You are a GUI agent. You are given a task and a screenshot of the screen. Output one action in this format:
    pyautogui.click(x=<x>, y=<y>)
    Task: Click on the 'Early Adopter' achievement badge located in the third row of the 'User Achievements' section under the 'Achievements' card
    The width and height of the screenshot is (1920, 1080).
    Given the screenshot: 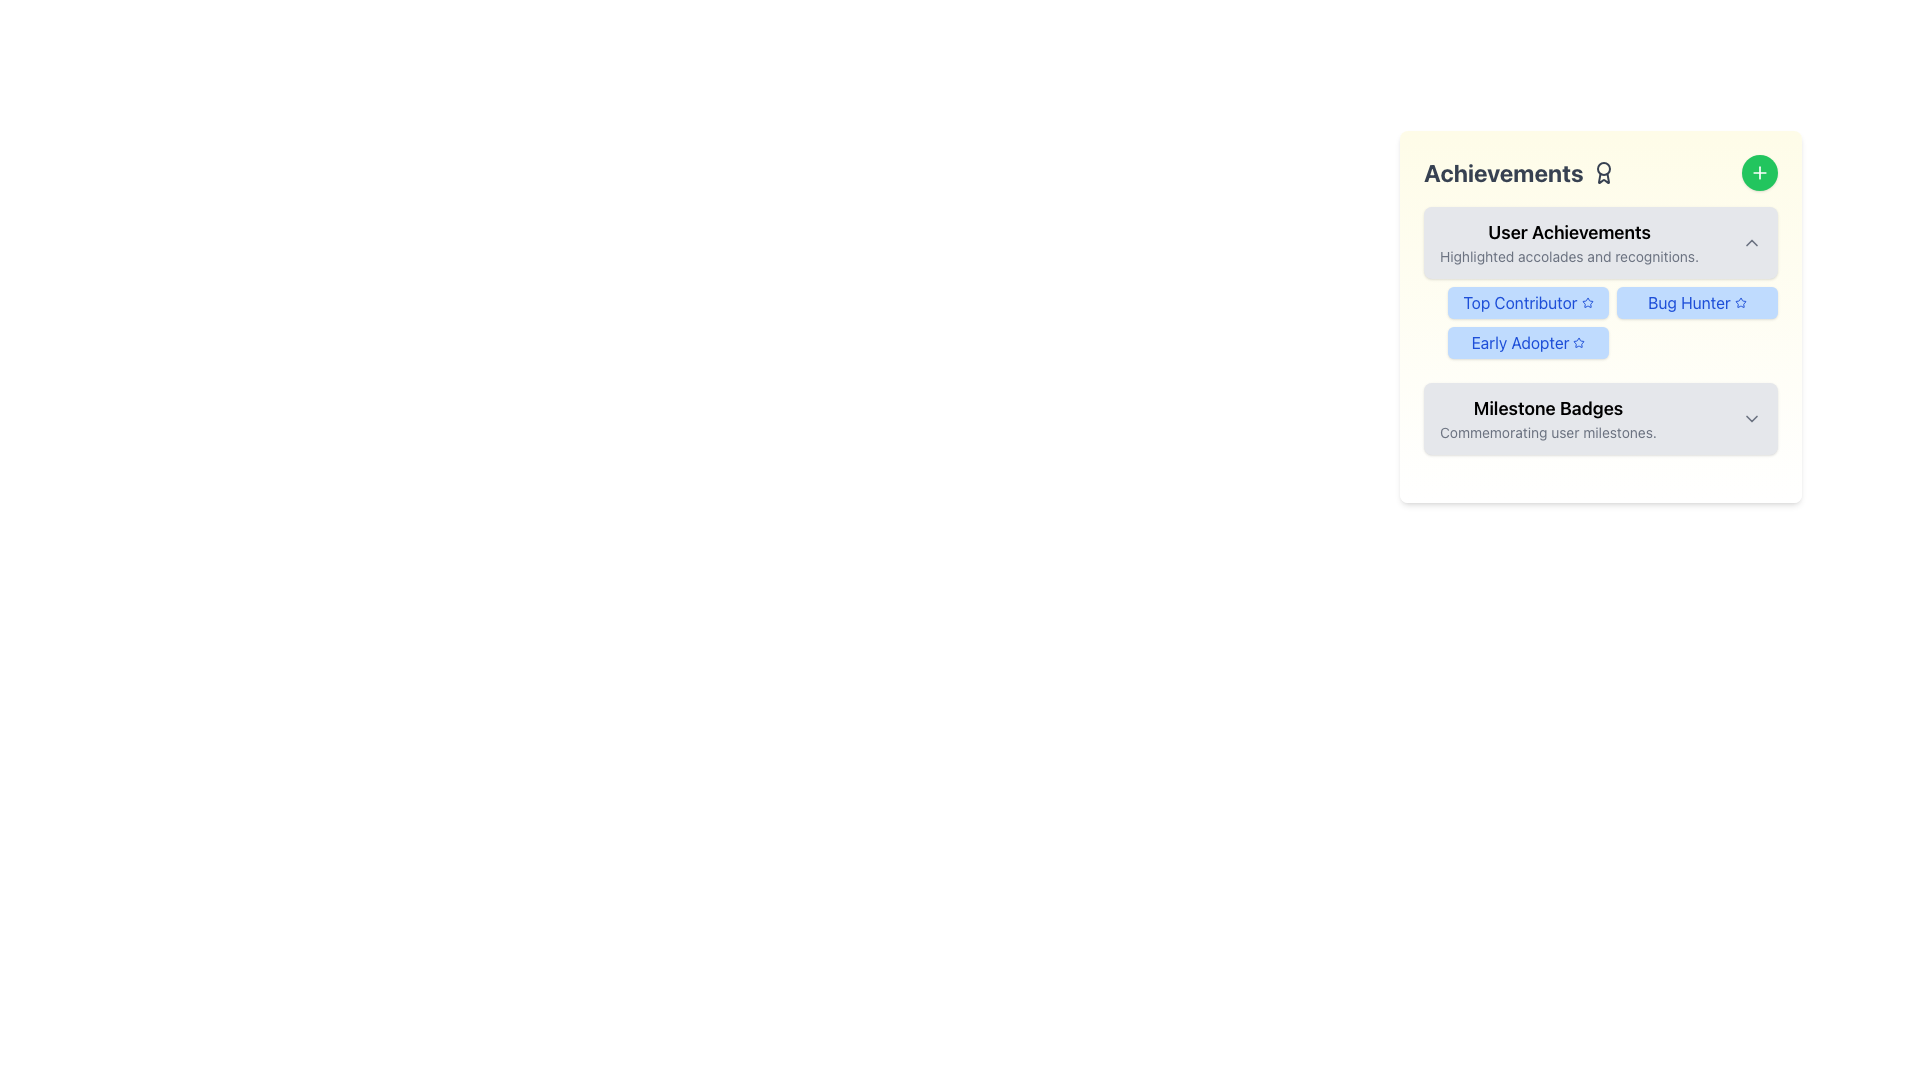 What is the action you would take?
    pyautogui.click(x=1601, y=330)
    